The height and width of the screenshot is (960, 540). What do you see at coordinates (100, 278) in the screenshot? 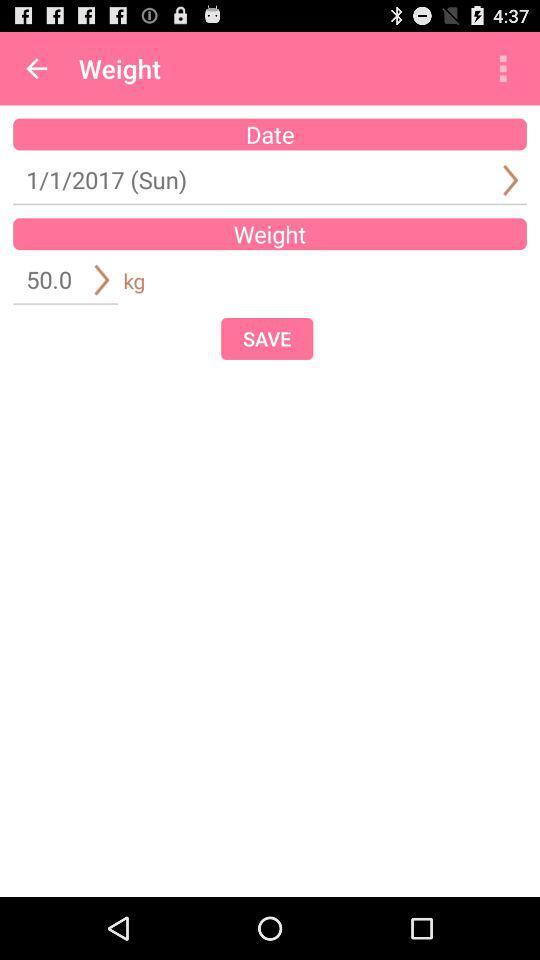
I see `the button which is left to kg` at bounding box center [100, 278].